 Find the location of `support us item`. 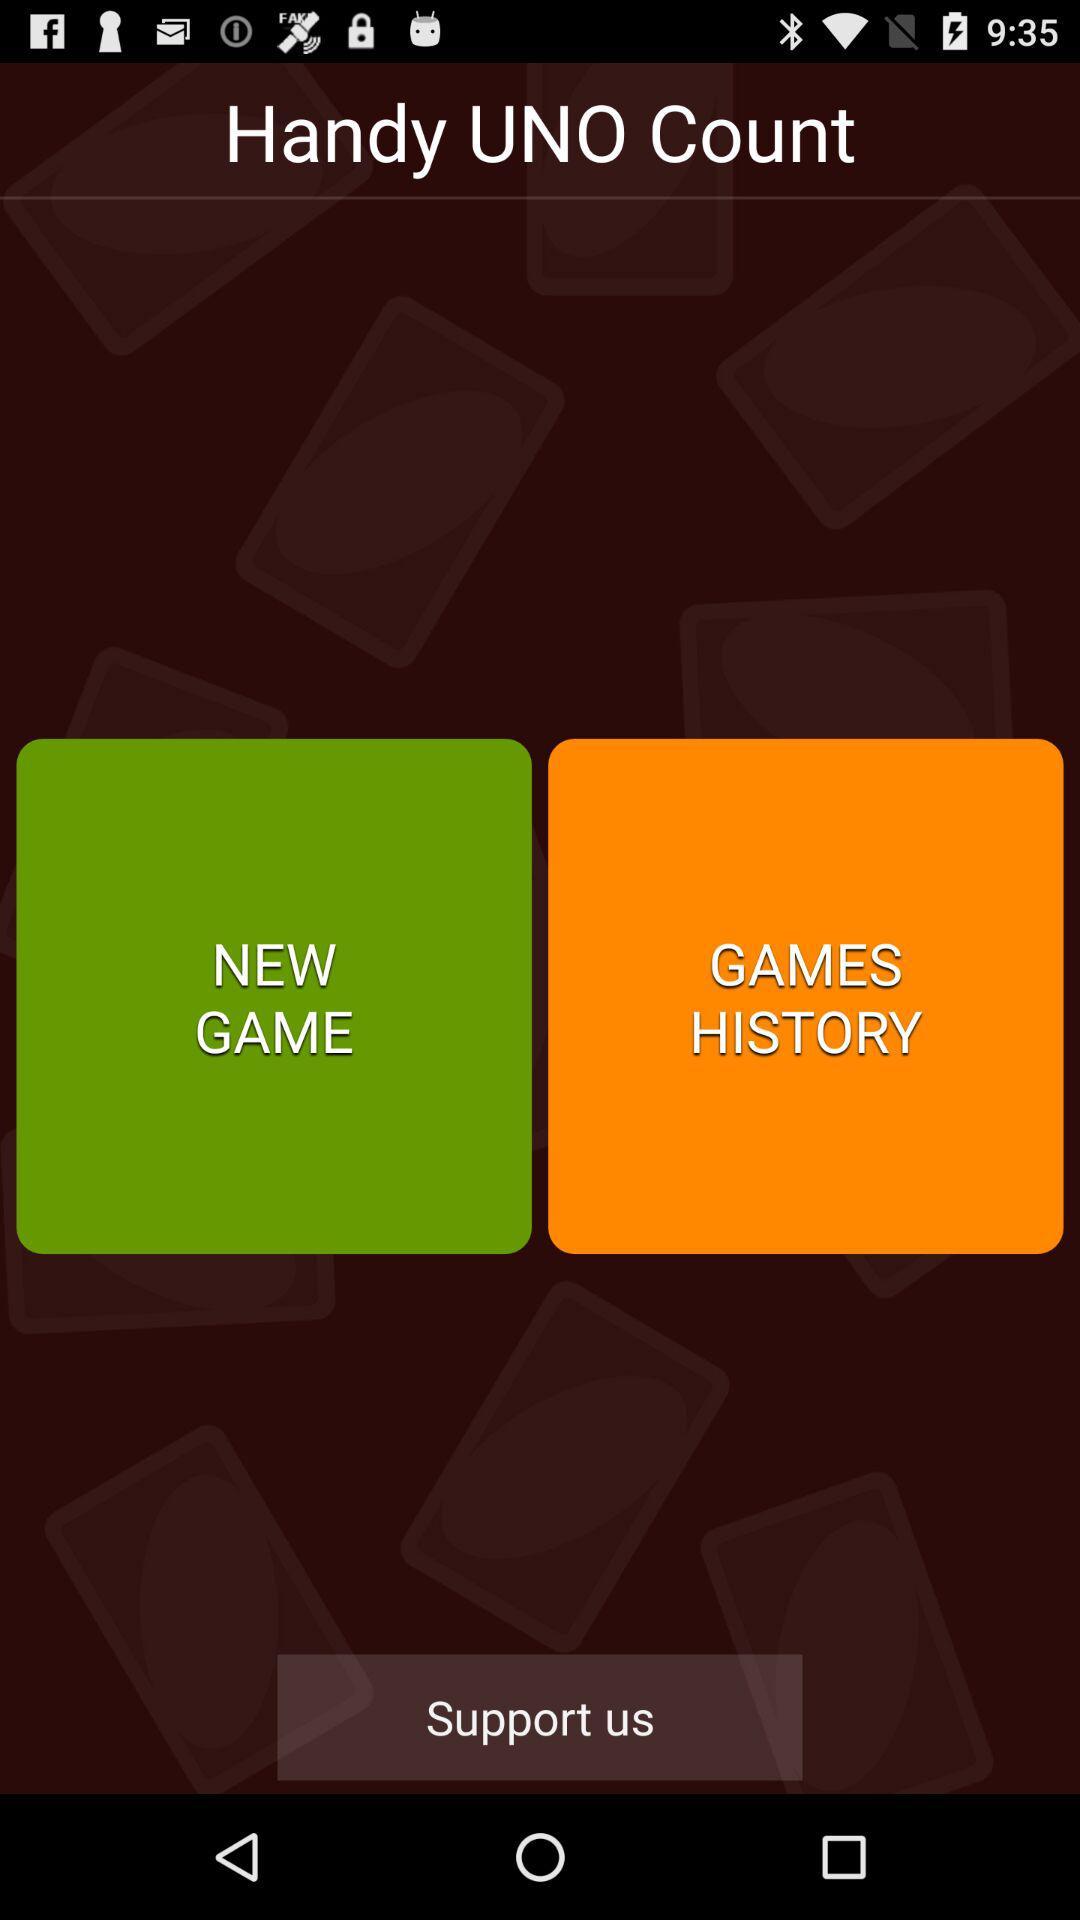

support us item is located at coordinates (540, 1716).